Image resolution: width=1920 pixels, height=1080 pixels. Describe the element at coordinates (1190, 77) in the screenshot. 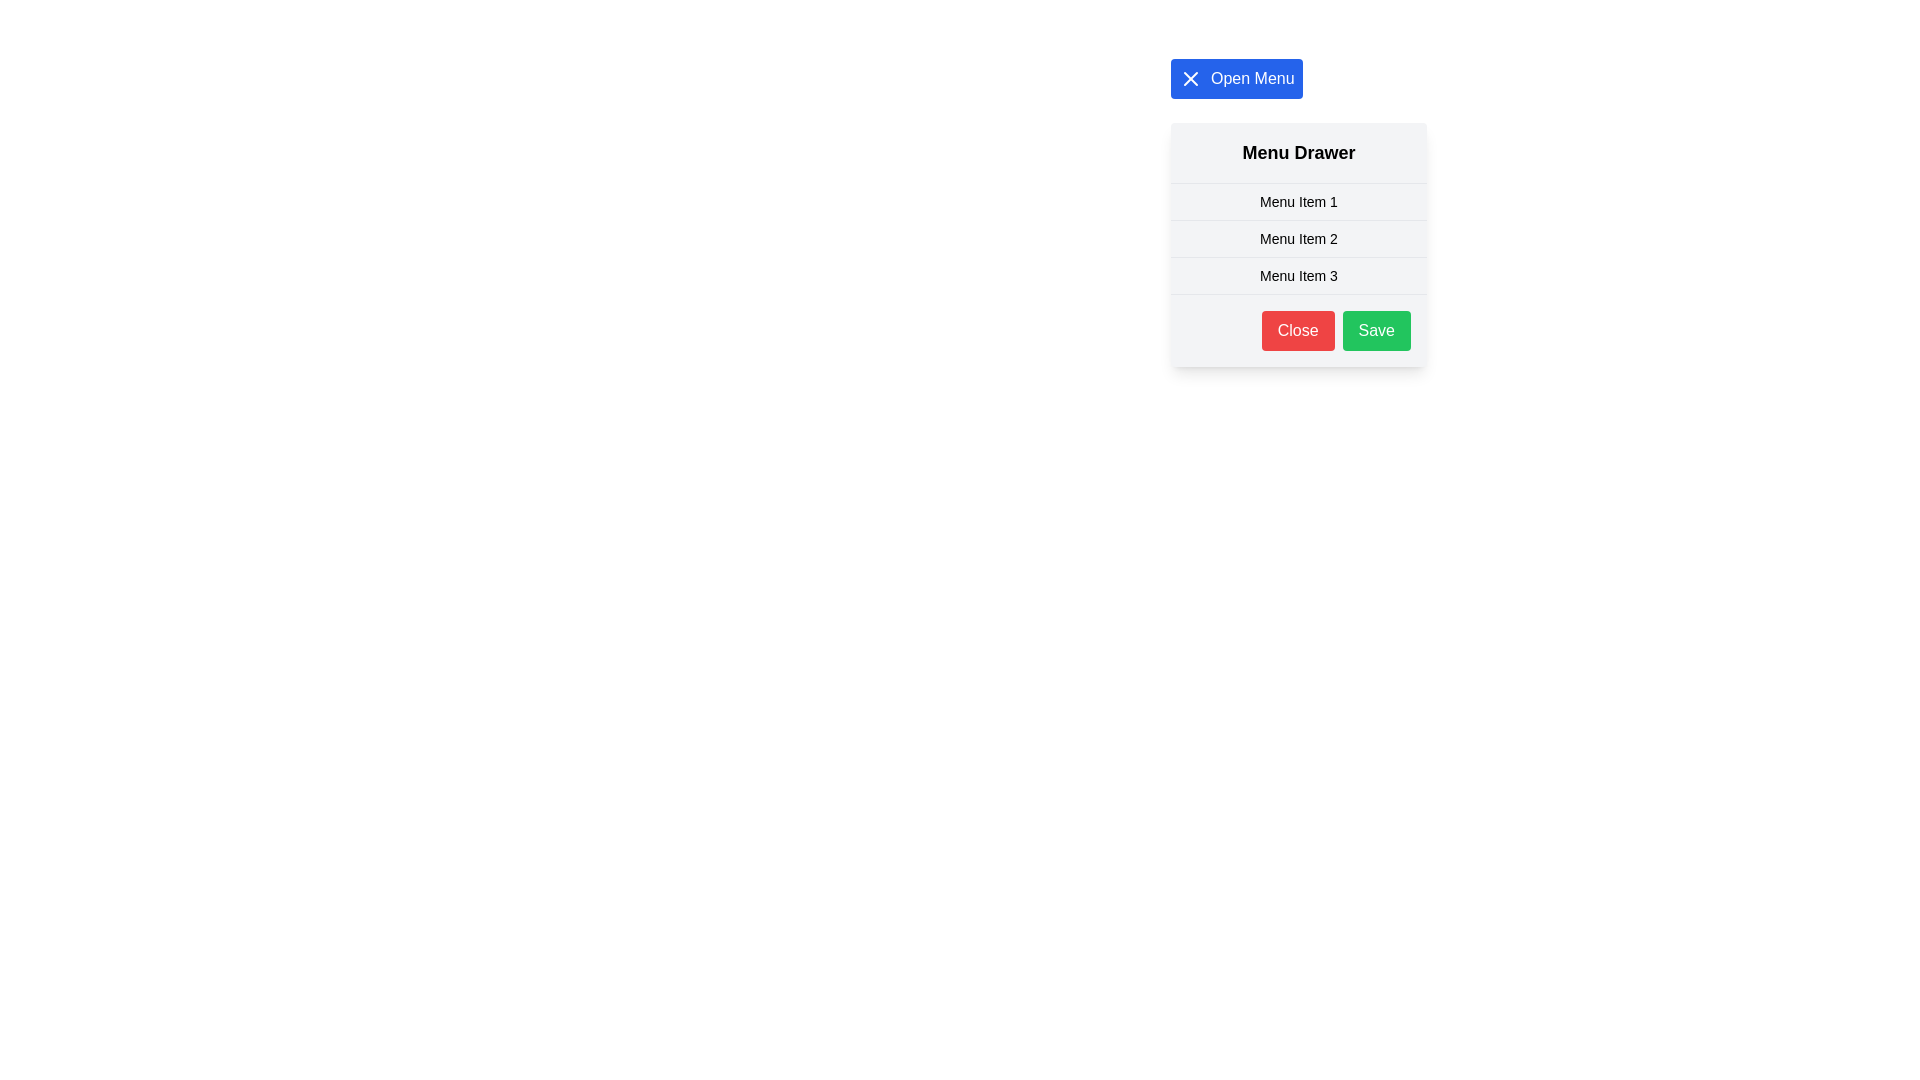

I see `the 'X' icon located at the far left of the blue 'Open Menu' button` at that location.